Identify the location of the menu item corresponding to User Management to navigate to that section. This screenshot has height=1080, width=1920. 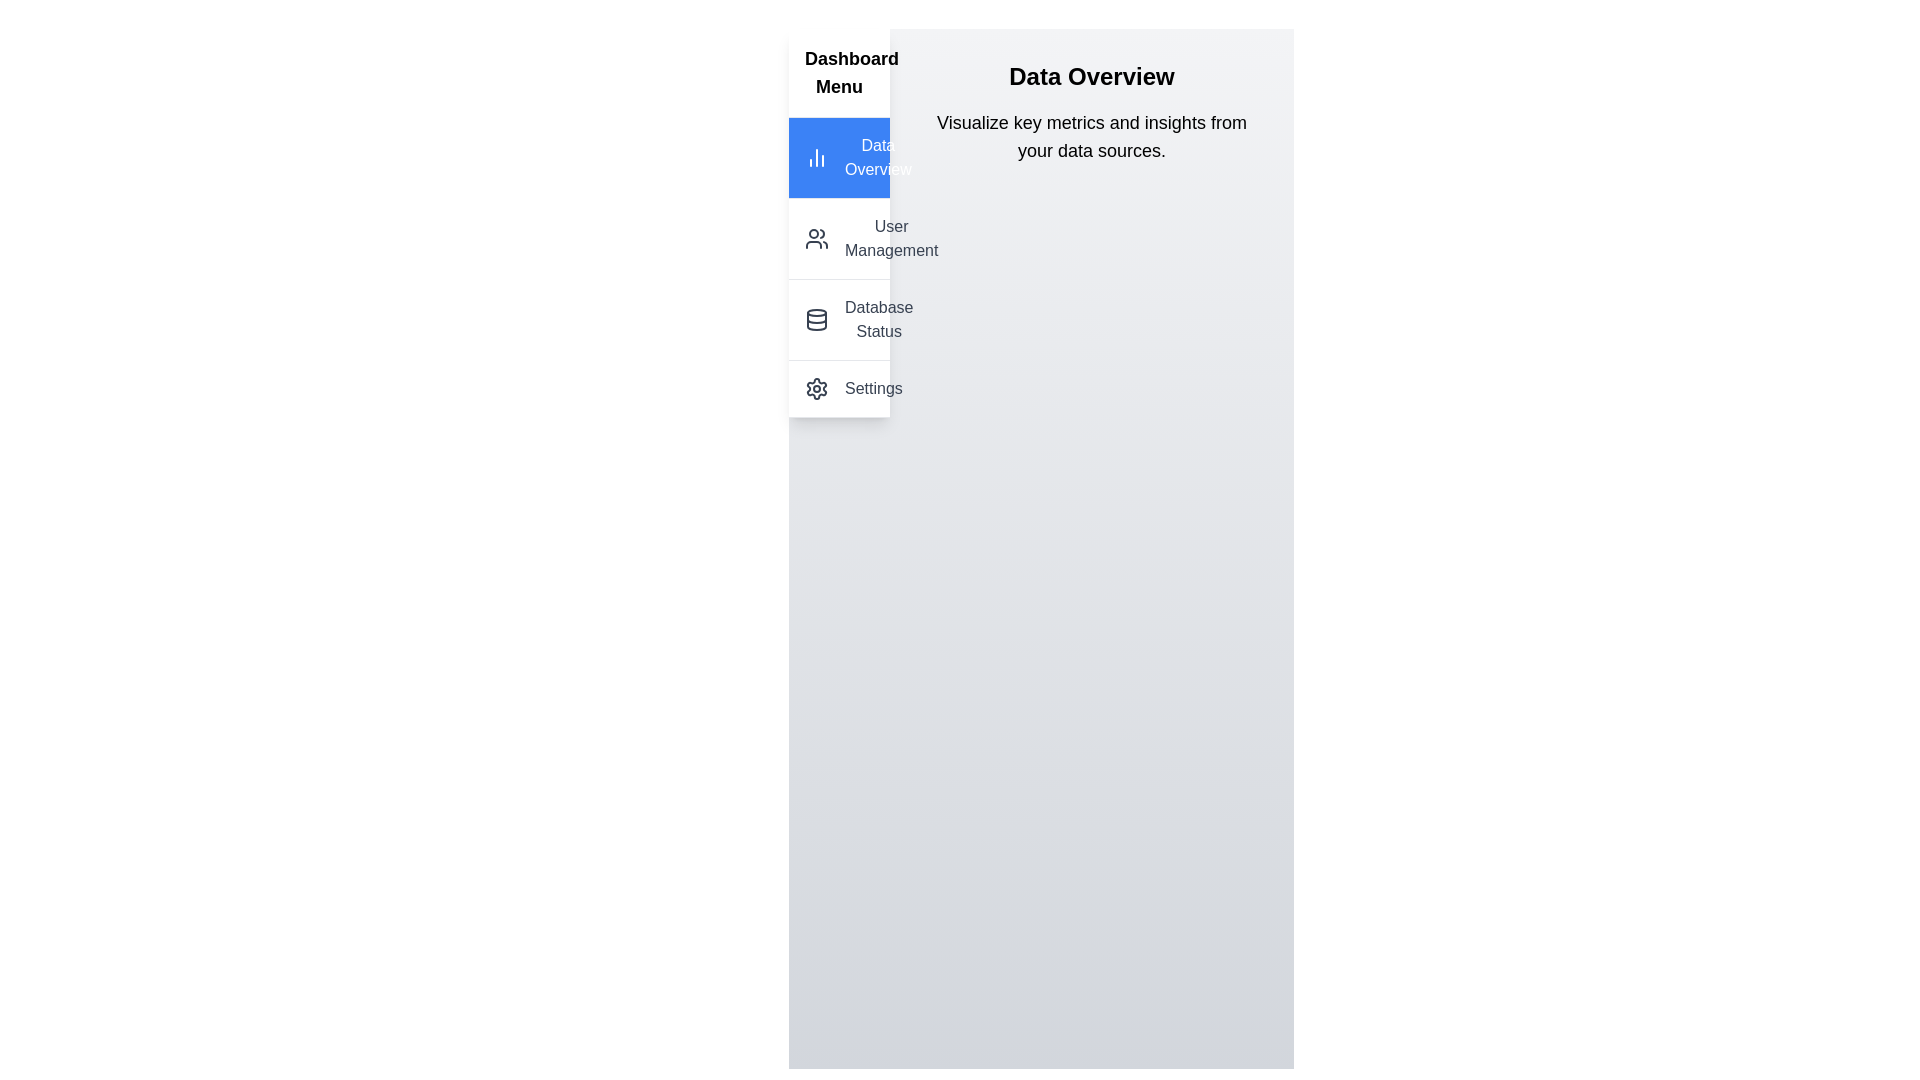
(839, 238).